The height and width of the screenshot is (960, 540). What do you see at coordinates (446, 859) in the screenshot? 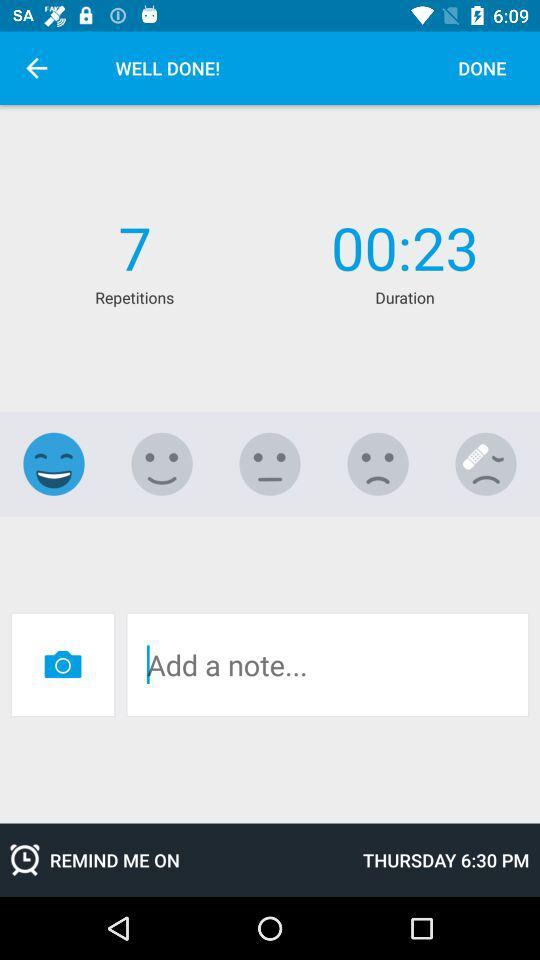
I see `thursday 6 30` at bounding box center [446, 859].